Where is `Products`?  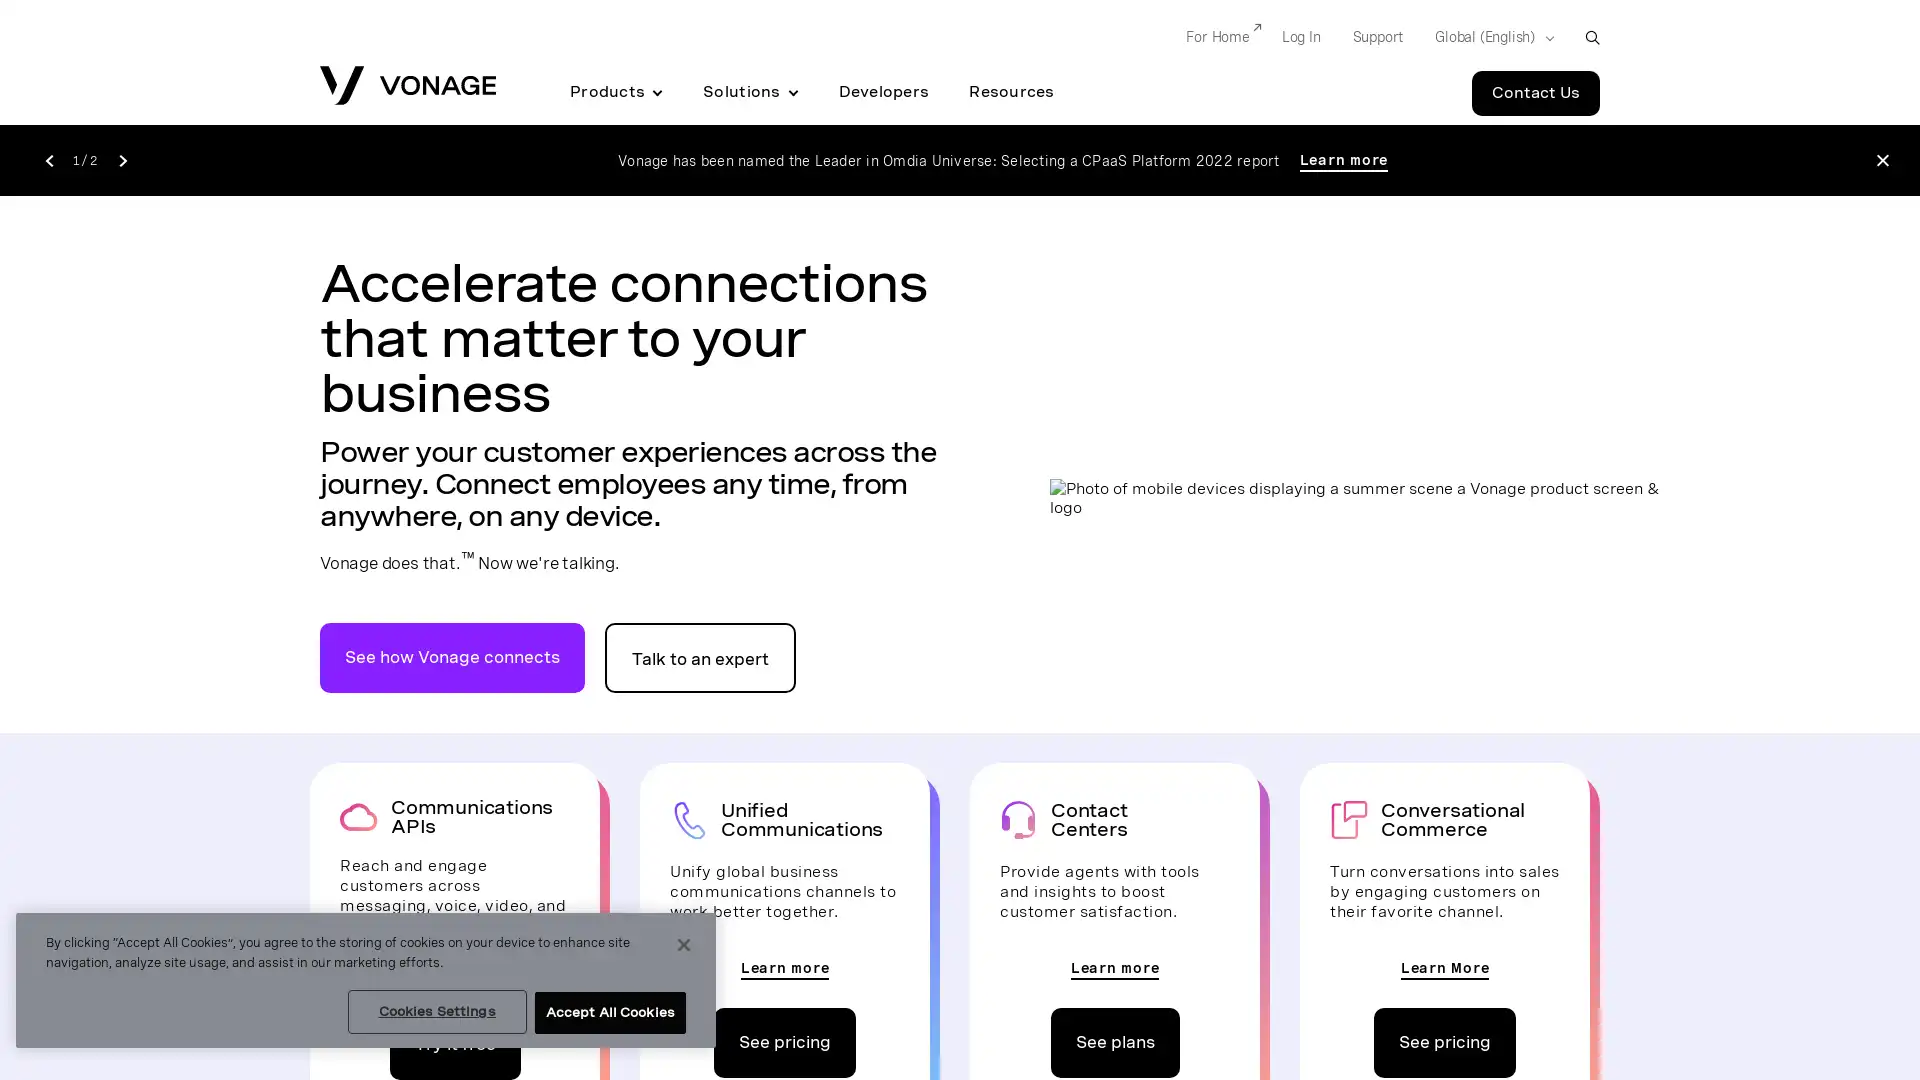
Products is located at coordinates (615, 92).